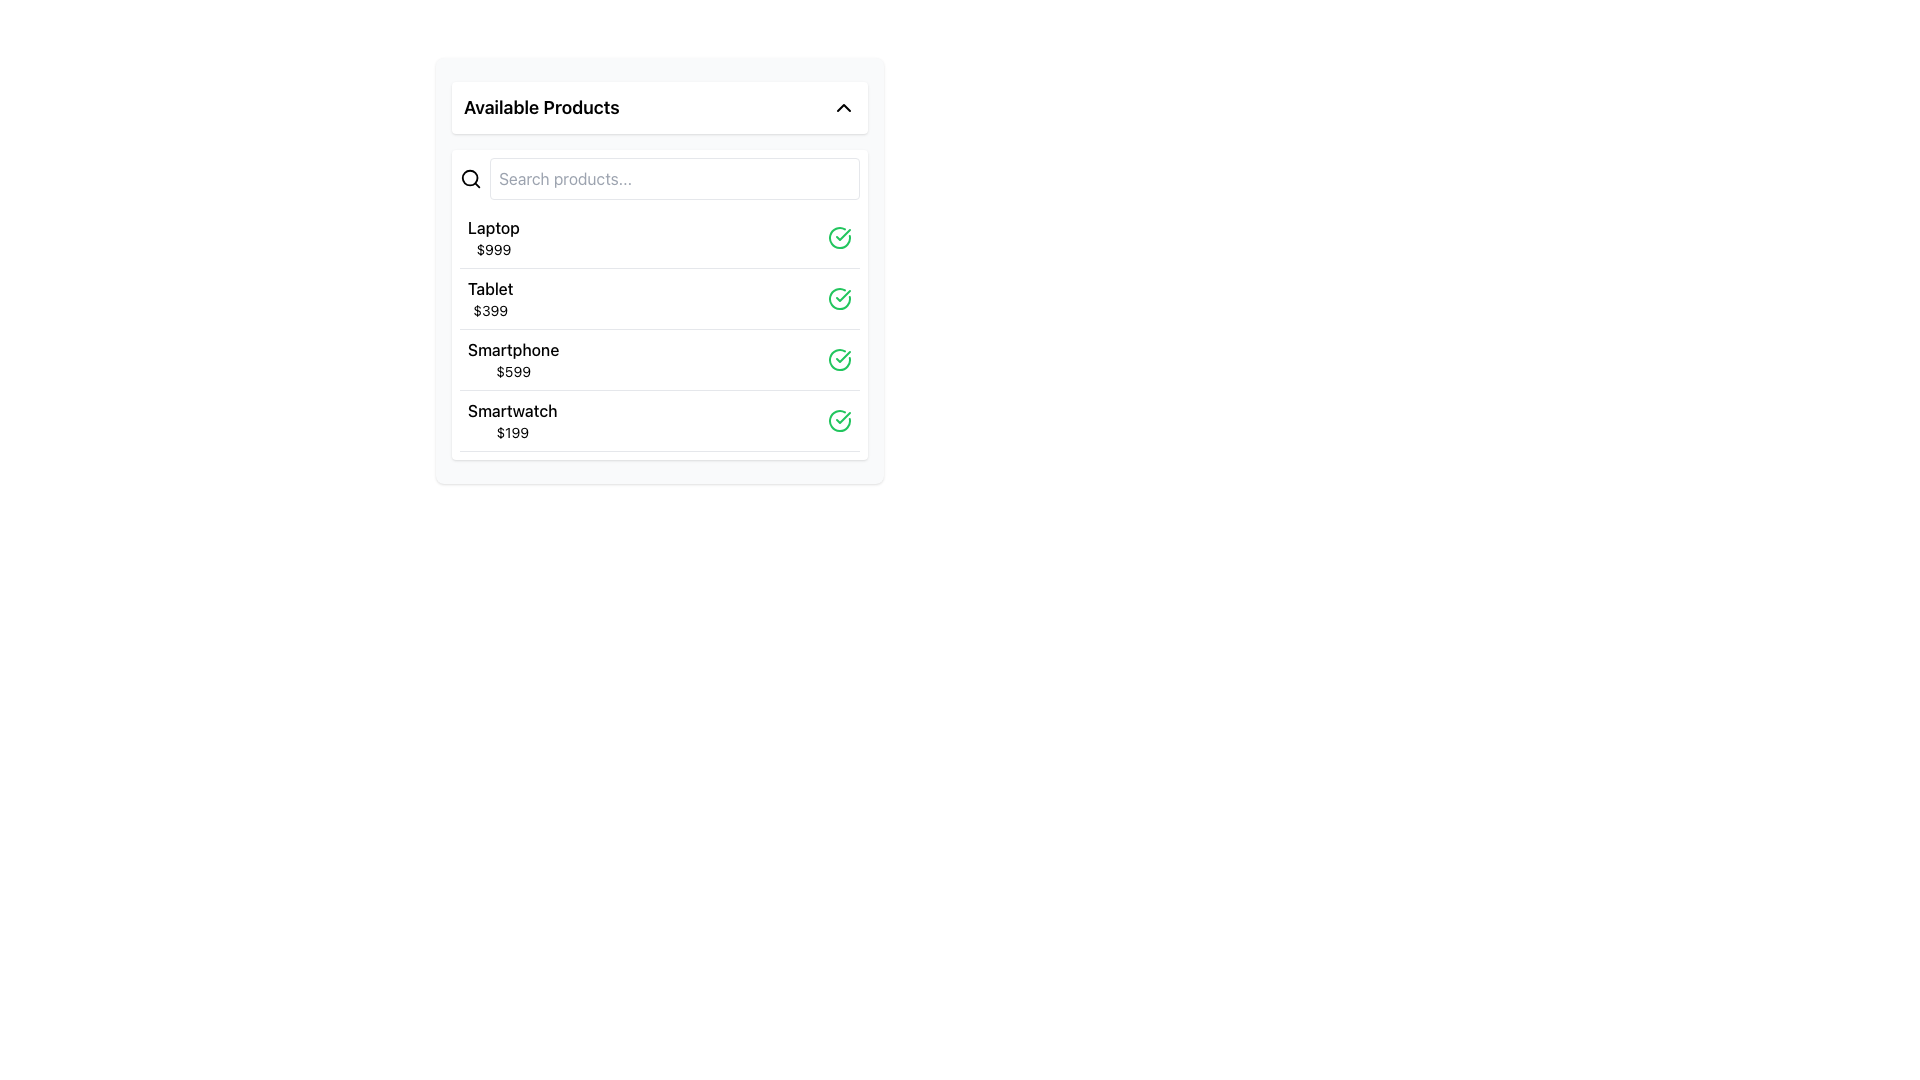 The image size is (1920, 1080). Describe the element at coordinates (513, 371) in the screenshot. I see `the text label displaying the price '$599', which is aligned below 'Smartphone' and above 'Smartwatch $199' in the product details list` at that location.